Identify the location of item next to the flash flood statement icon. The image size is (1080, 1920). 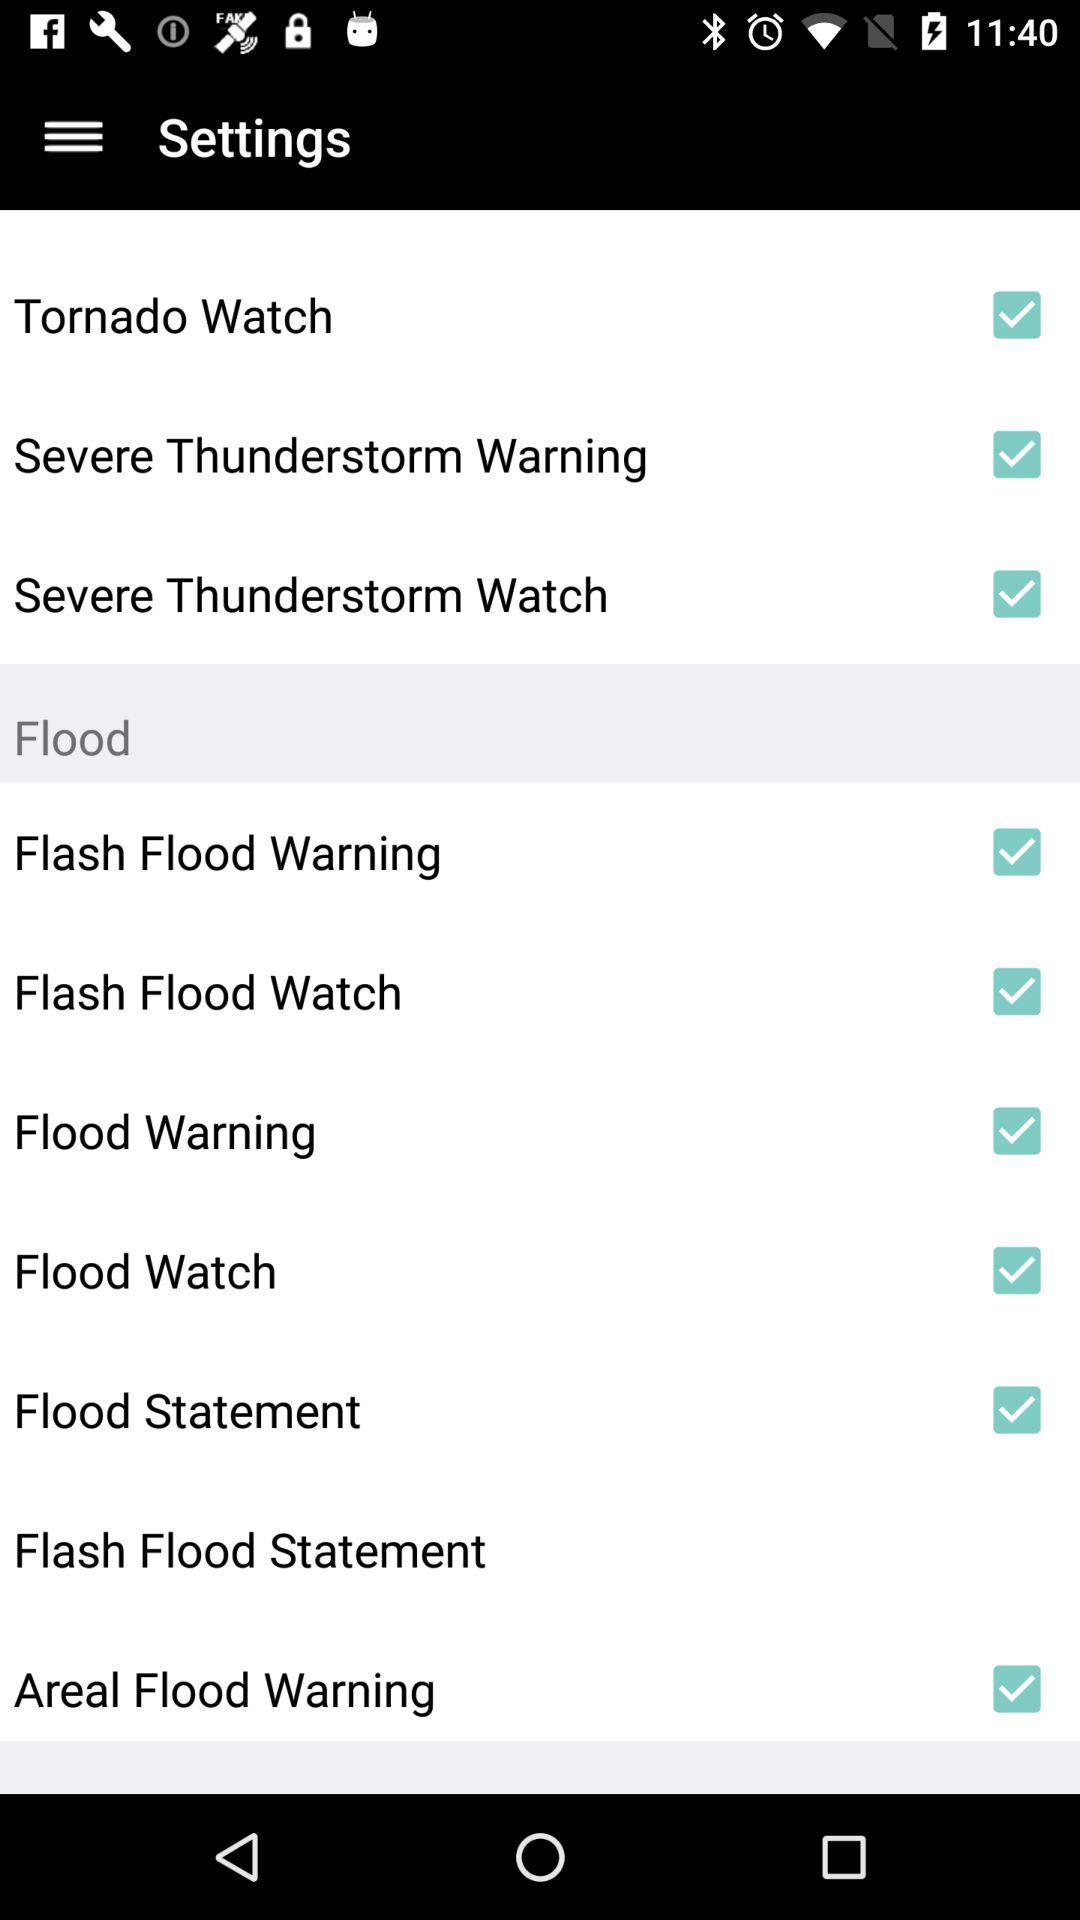
(1017, 1548).